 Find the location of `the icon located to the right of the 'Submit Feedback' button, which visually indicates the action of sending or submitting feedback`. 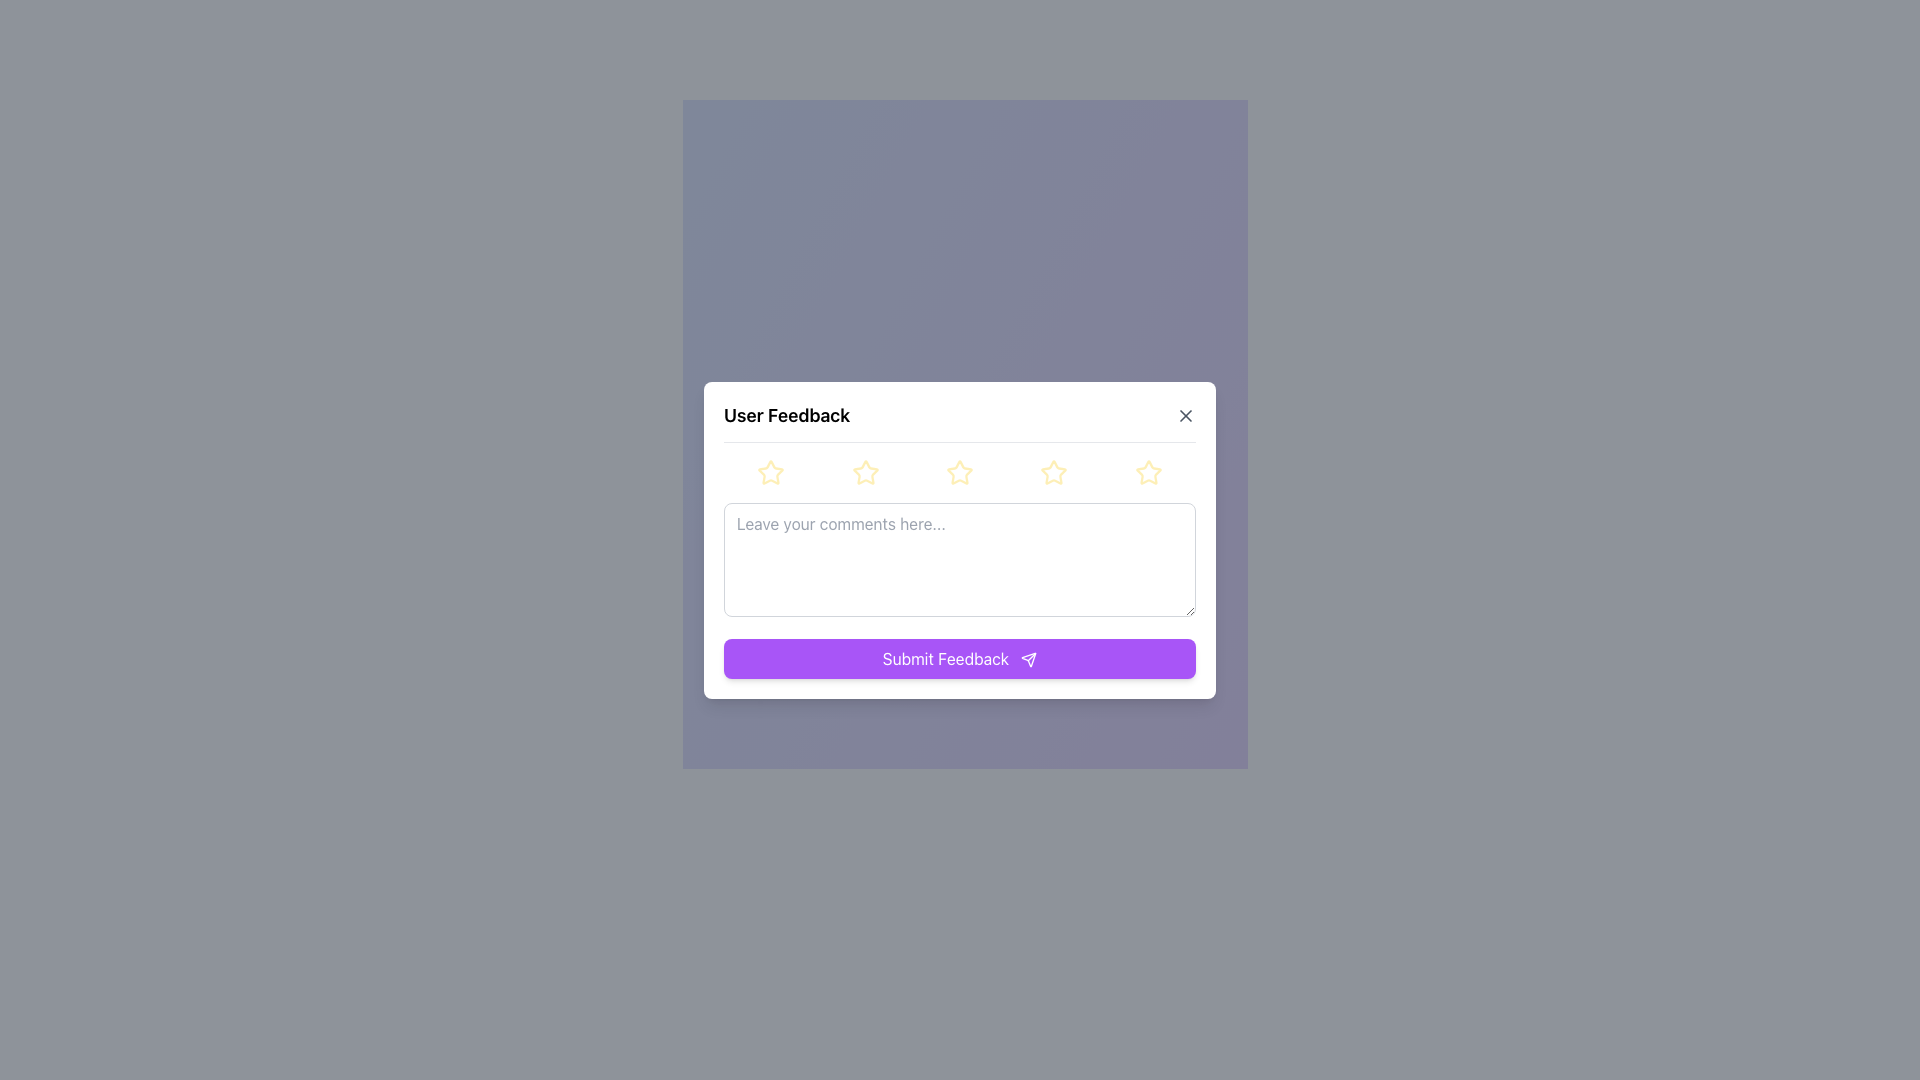

the icon located to the right of the 'Submit Feedback' button, which visually indicates the action of sending or submitting feedback is located at coordinates (1029, 660).